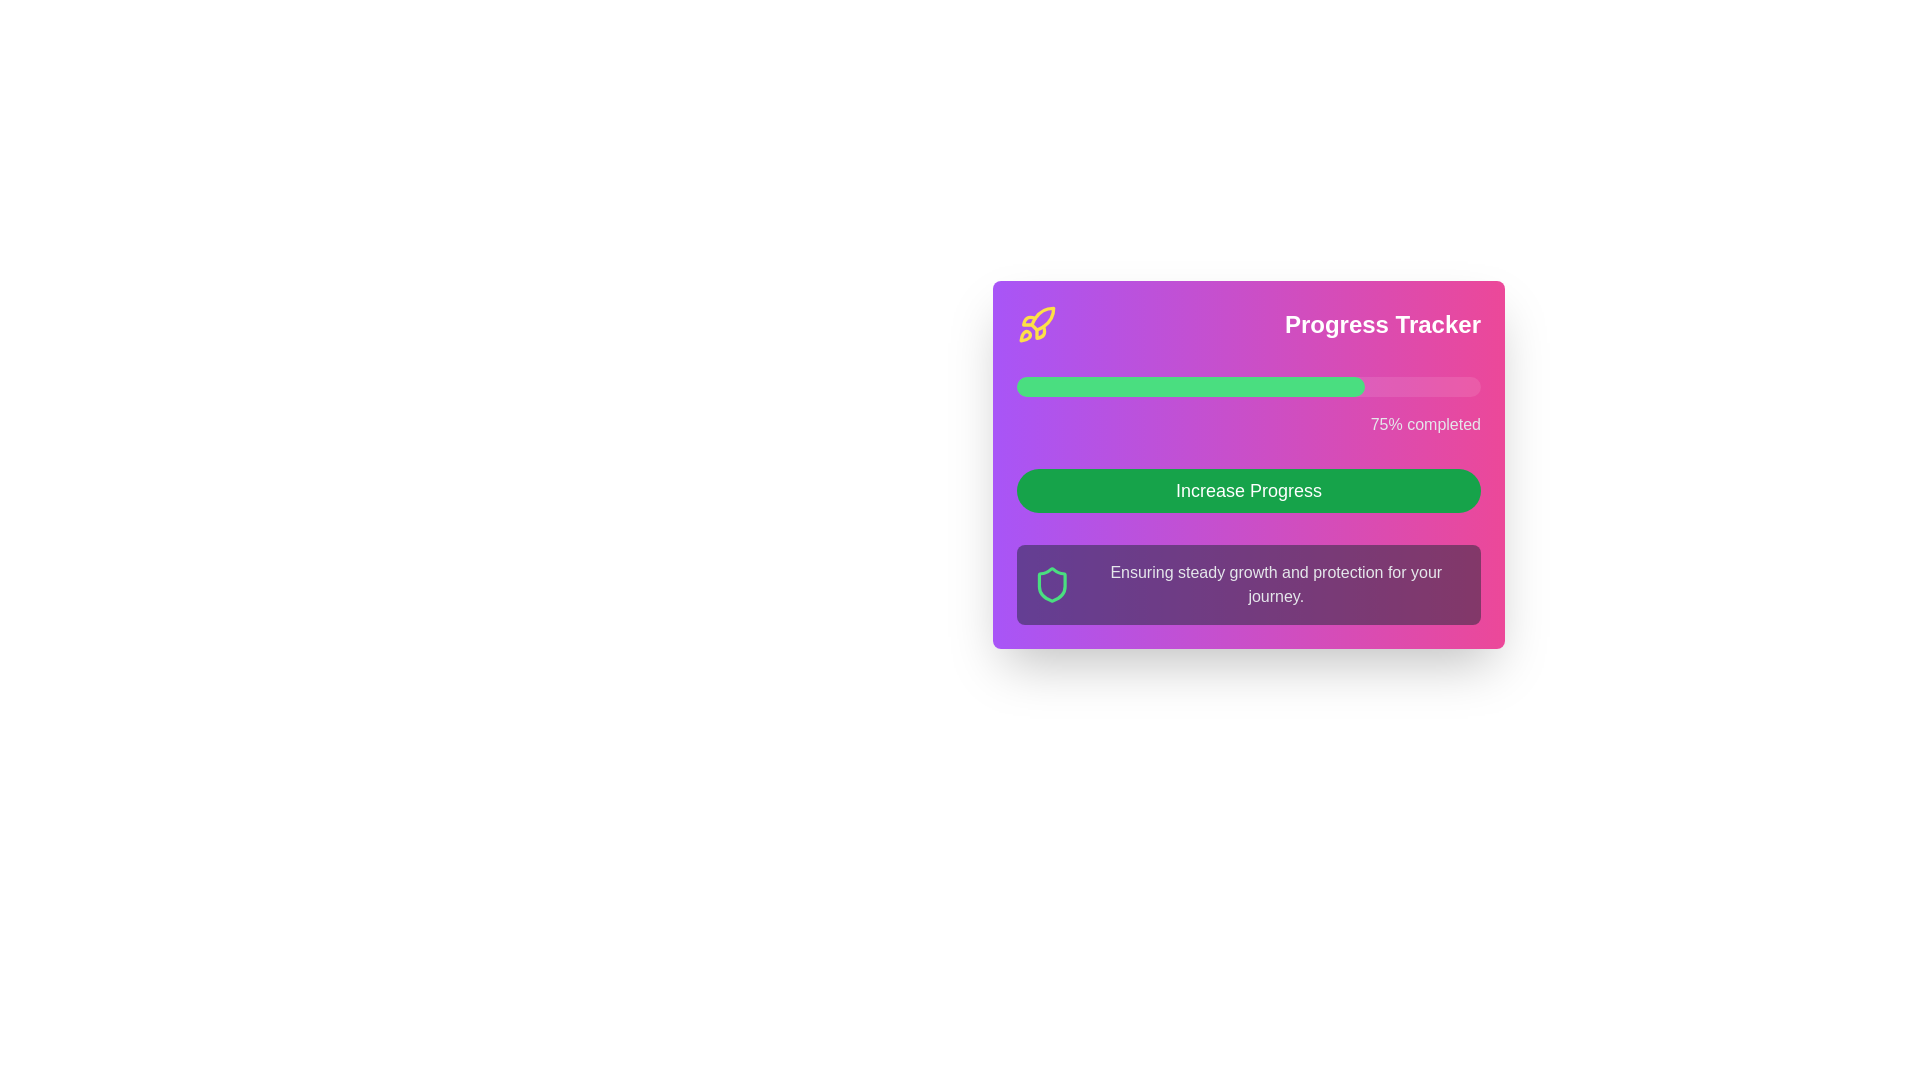  What do you see at coordinates (1247, 490) in the screenshot?
I see `the progress button located beneath the progress bar in the 'Progress Tracker' panel to observe the hover effect` at bounding box center [1247, 490].